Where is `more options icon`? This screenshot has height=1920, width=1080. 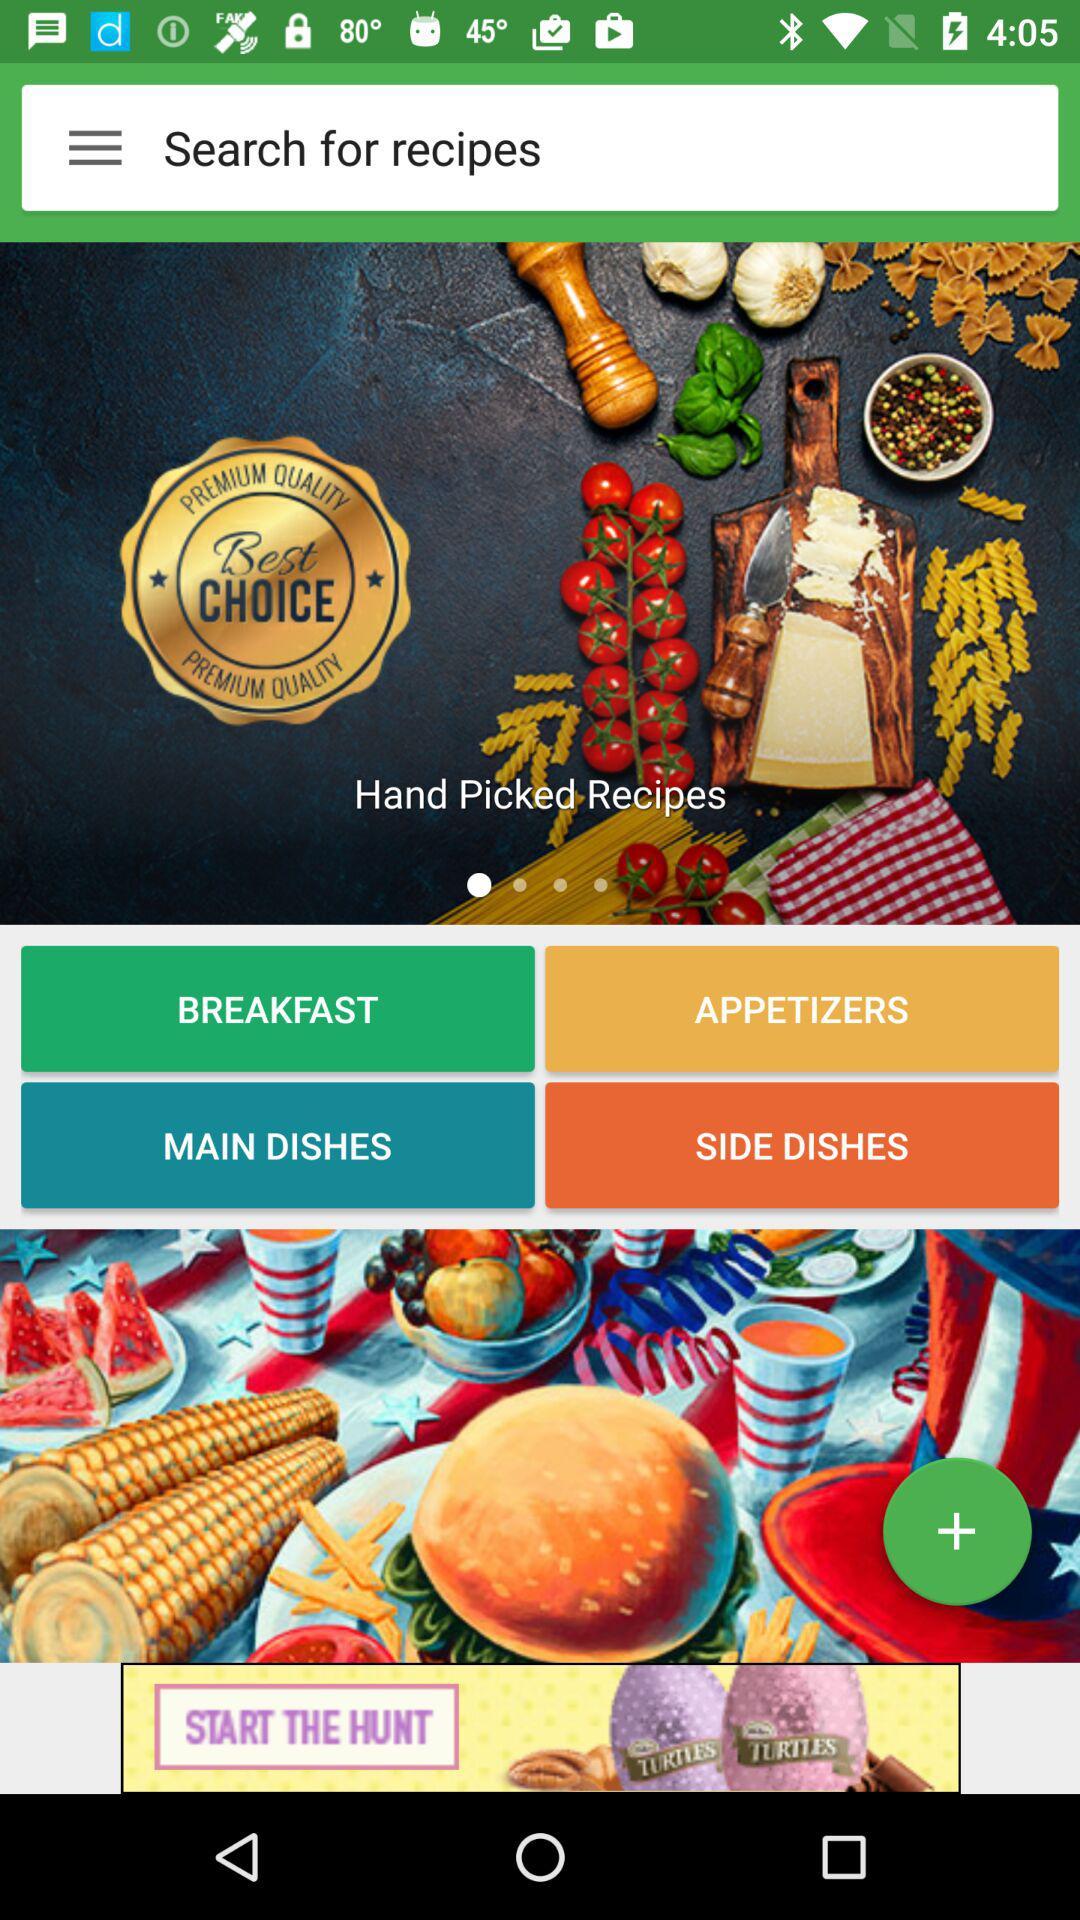
more options icon is located at coordinates (95, 146).